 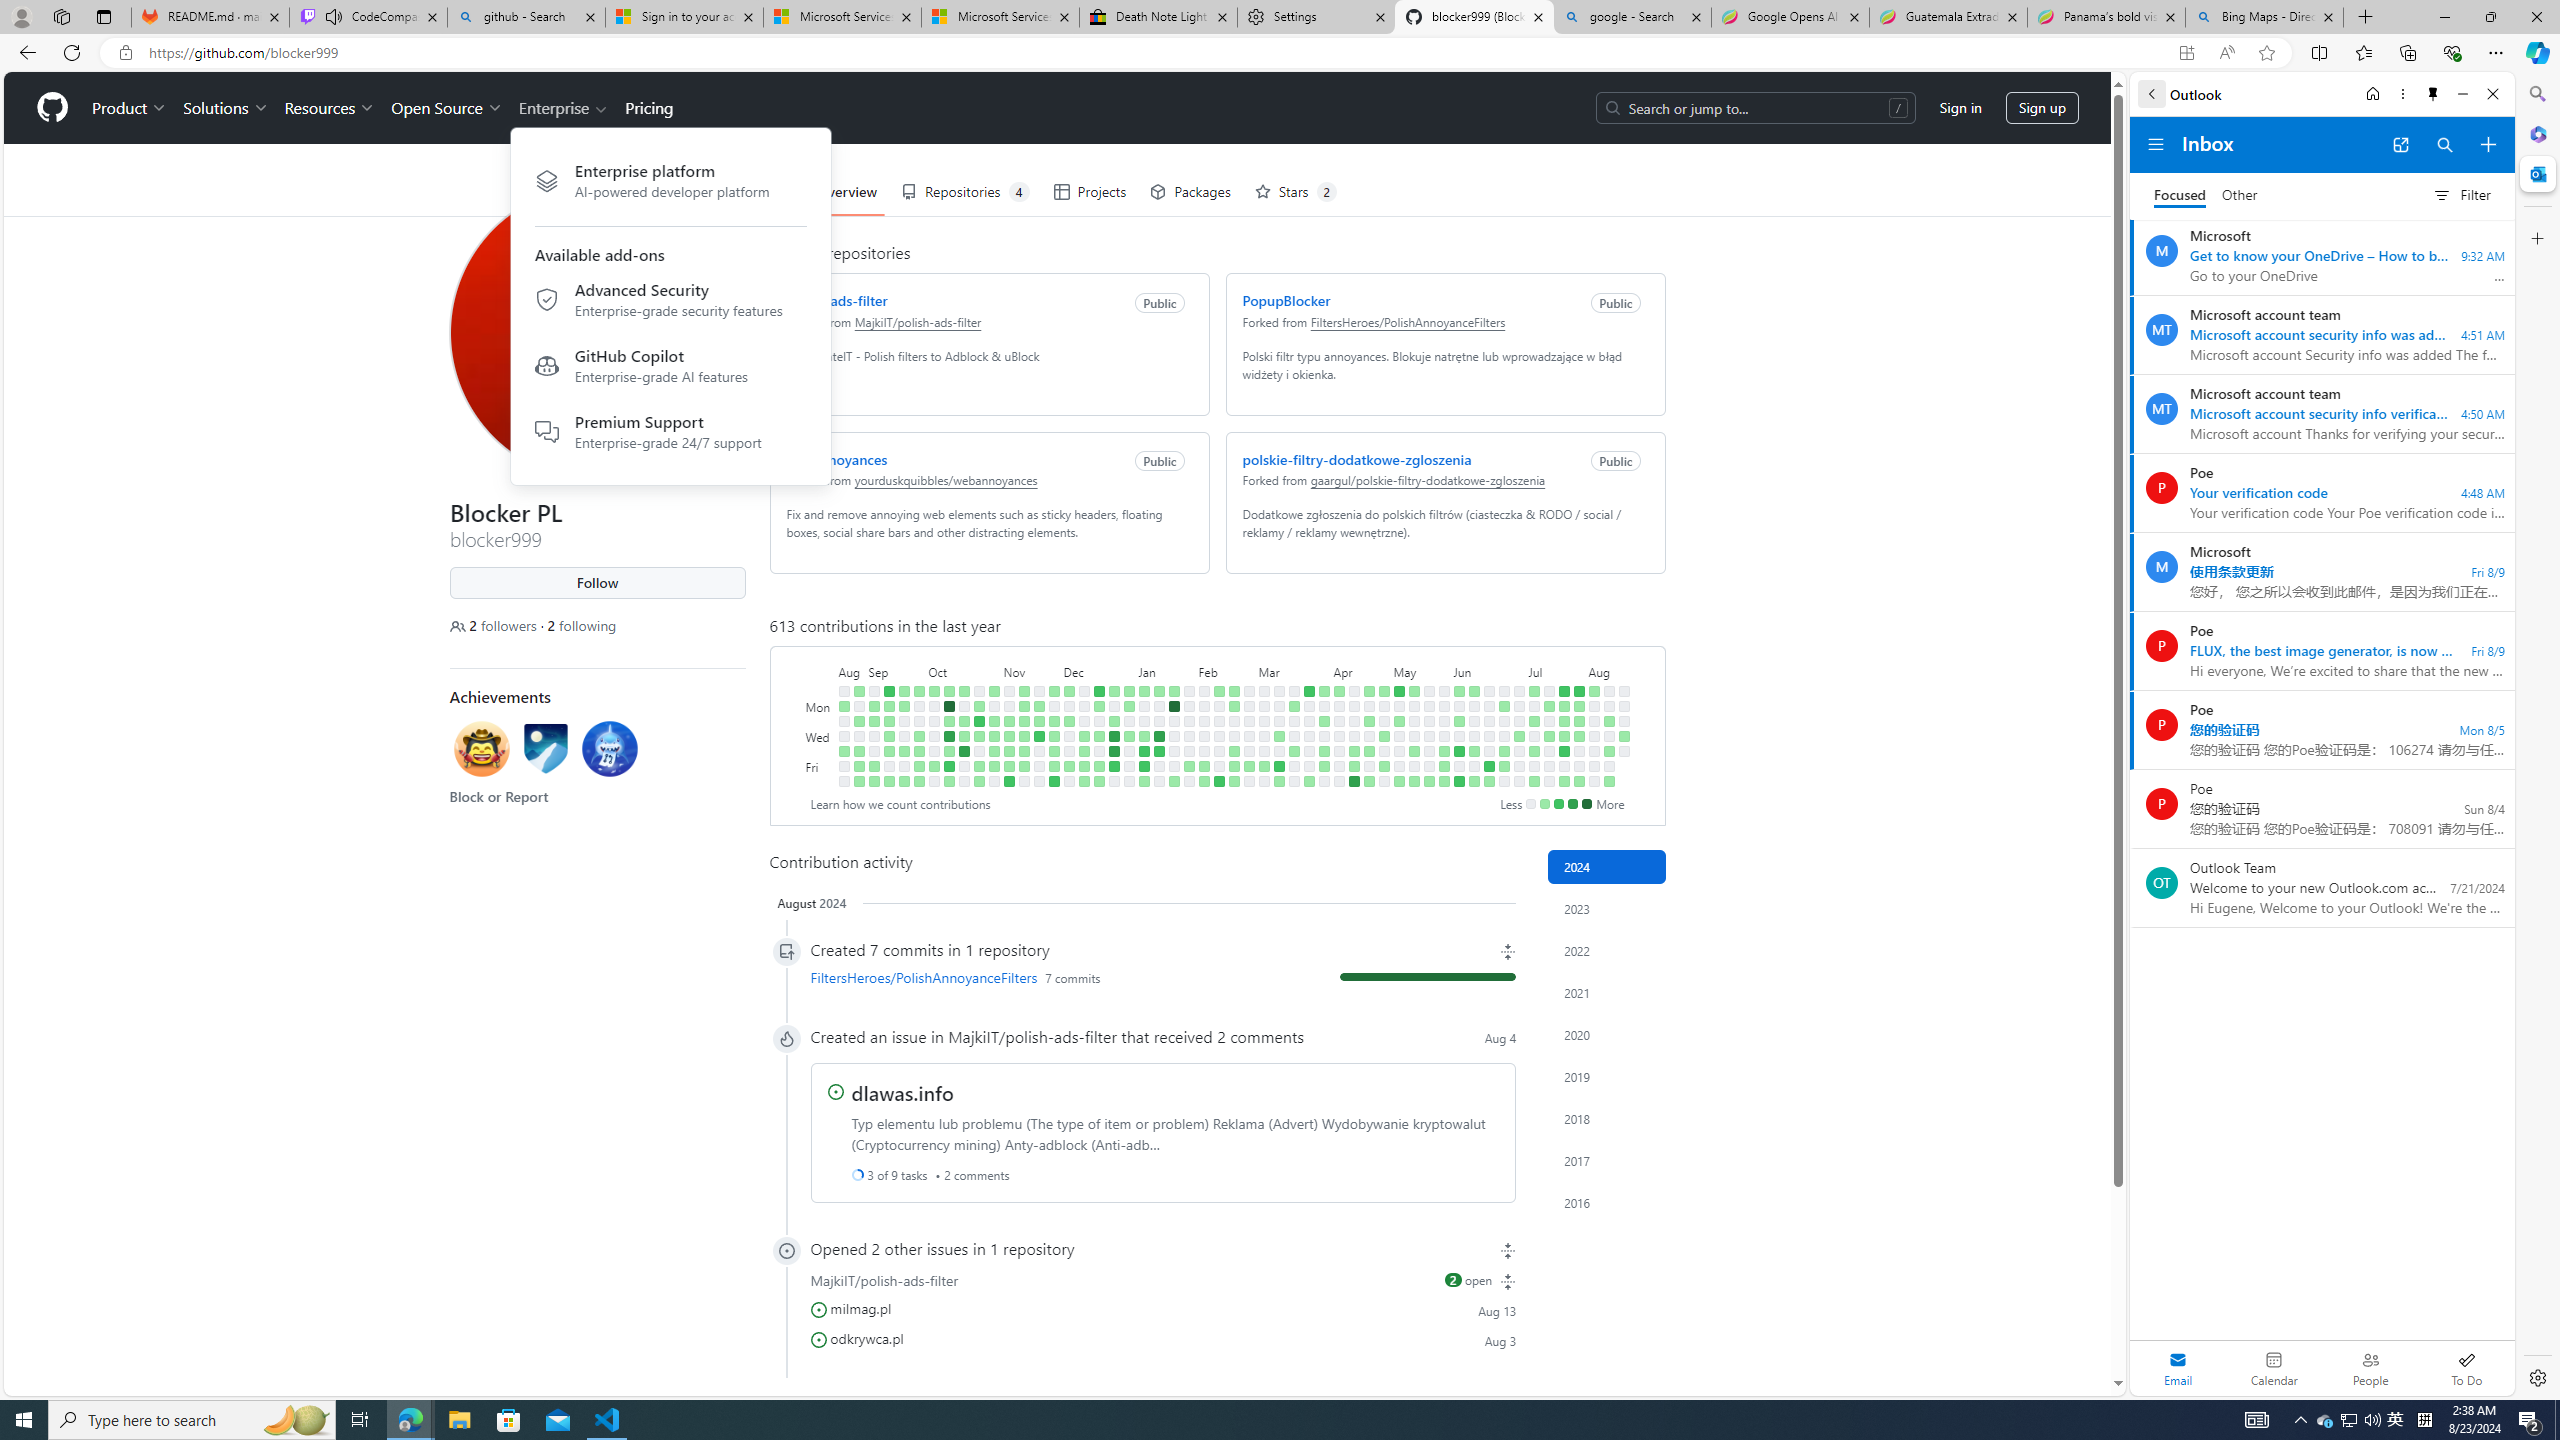 What do you see at coordinates (1504, 720) in the screenshot?
I see `'No contributions on June 25th.'` at bounding box center [1504, 720].